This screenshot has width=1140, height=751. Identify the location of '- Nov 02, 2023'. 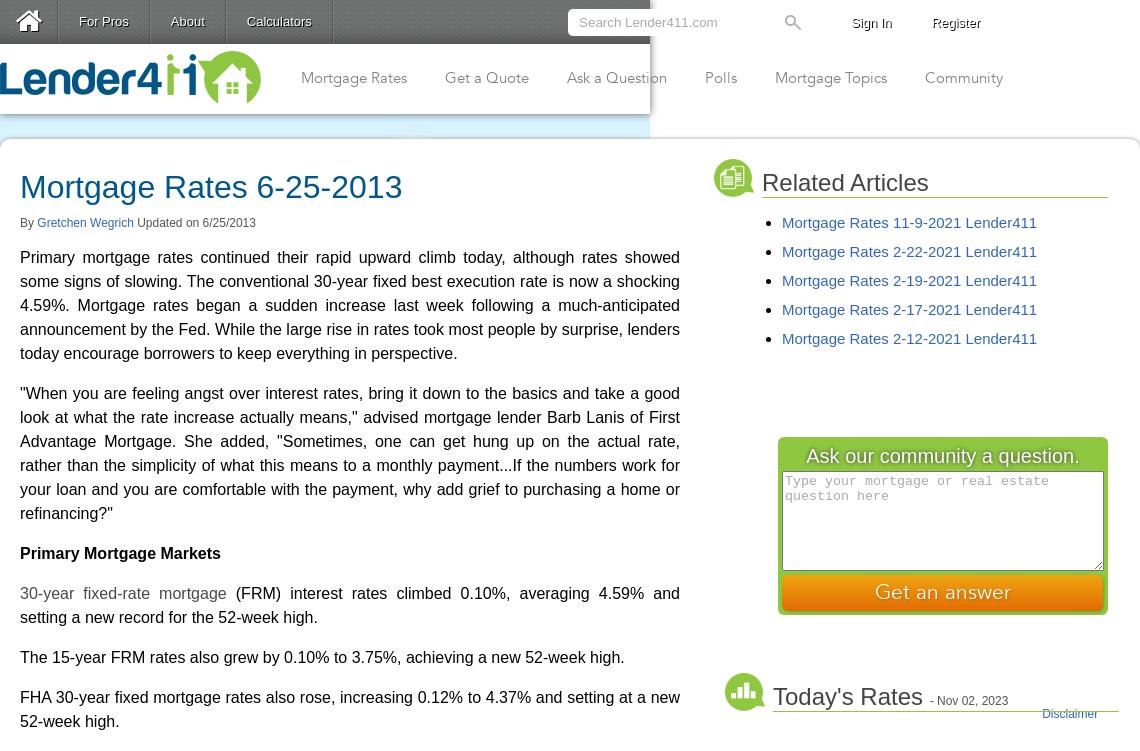
(967, 699).